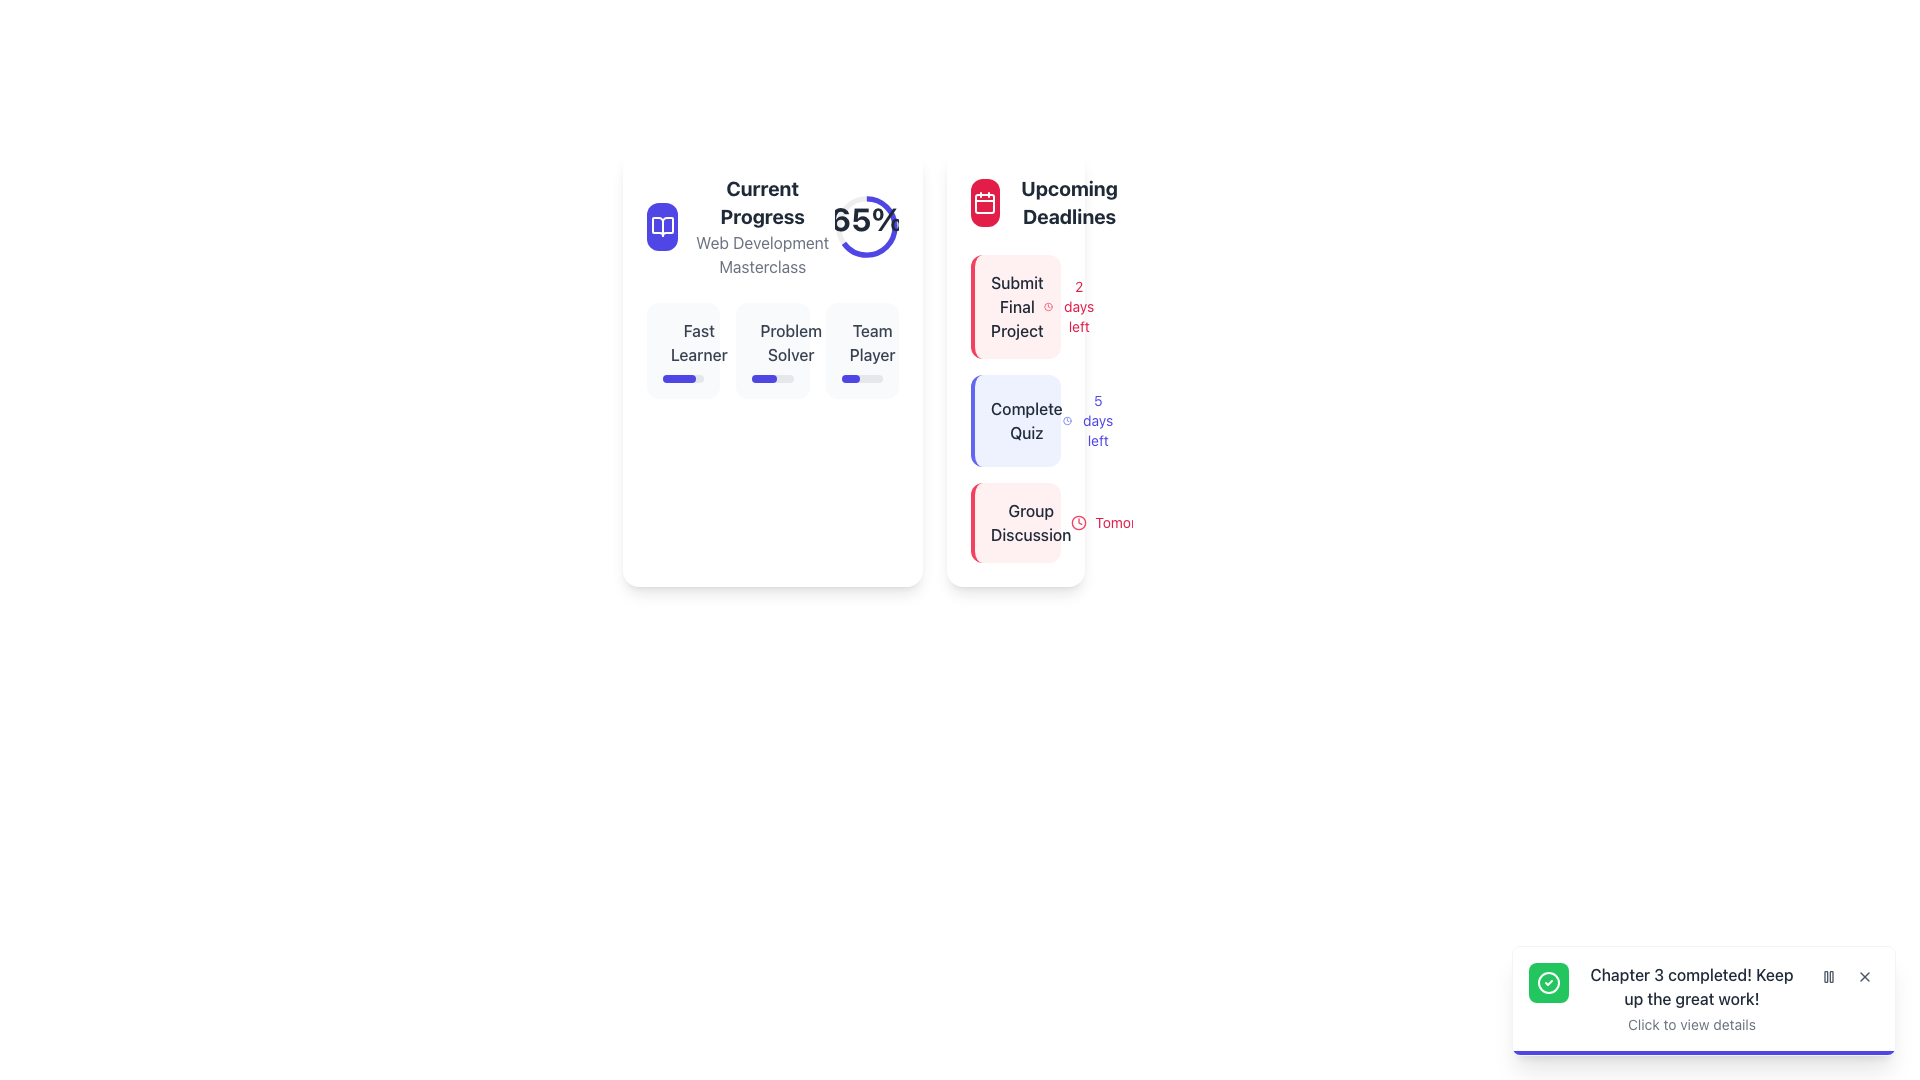  I want to click on the Progress Card labeled 'Problem Solver' which is the middle card in the 'Current Progress' section, displaying a 60% filled progress bar, so click(771, 350).